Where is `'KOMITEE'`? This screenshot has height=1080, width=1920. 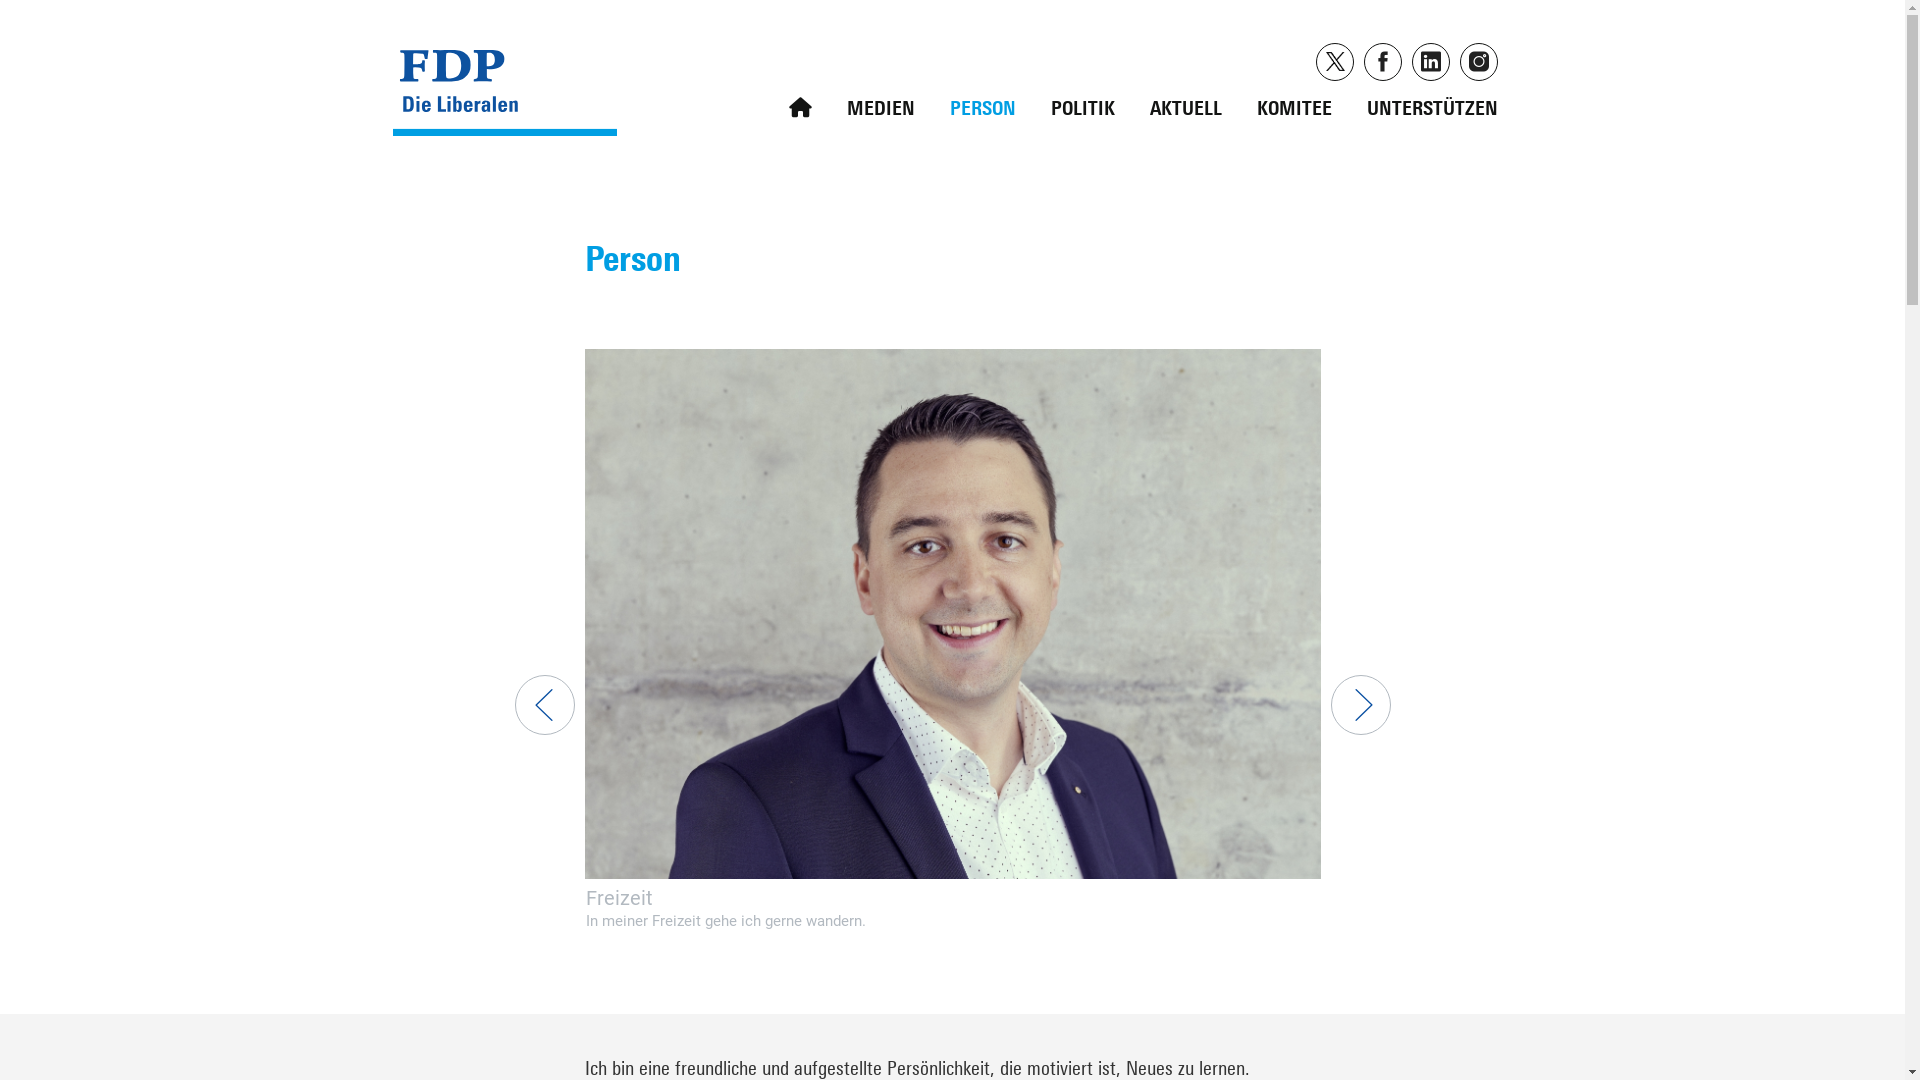 'KOMITEE' is located at coordinates (1294, 103).